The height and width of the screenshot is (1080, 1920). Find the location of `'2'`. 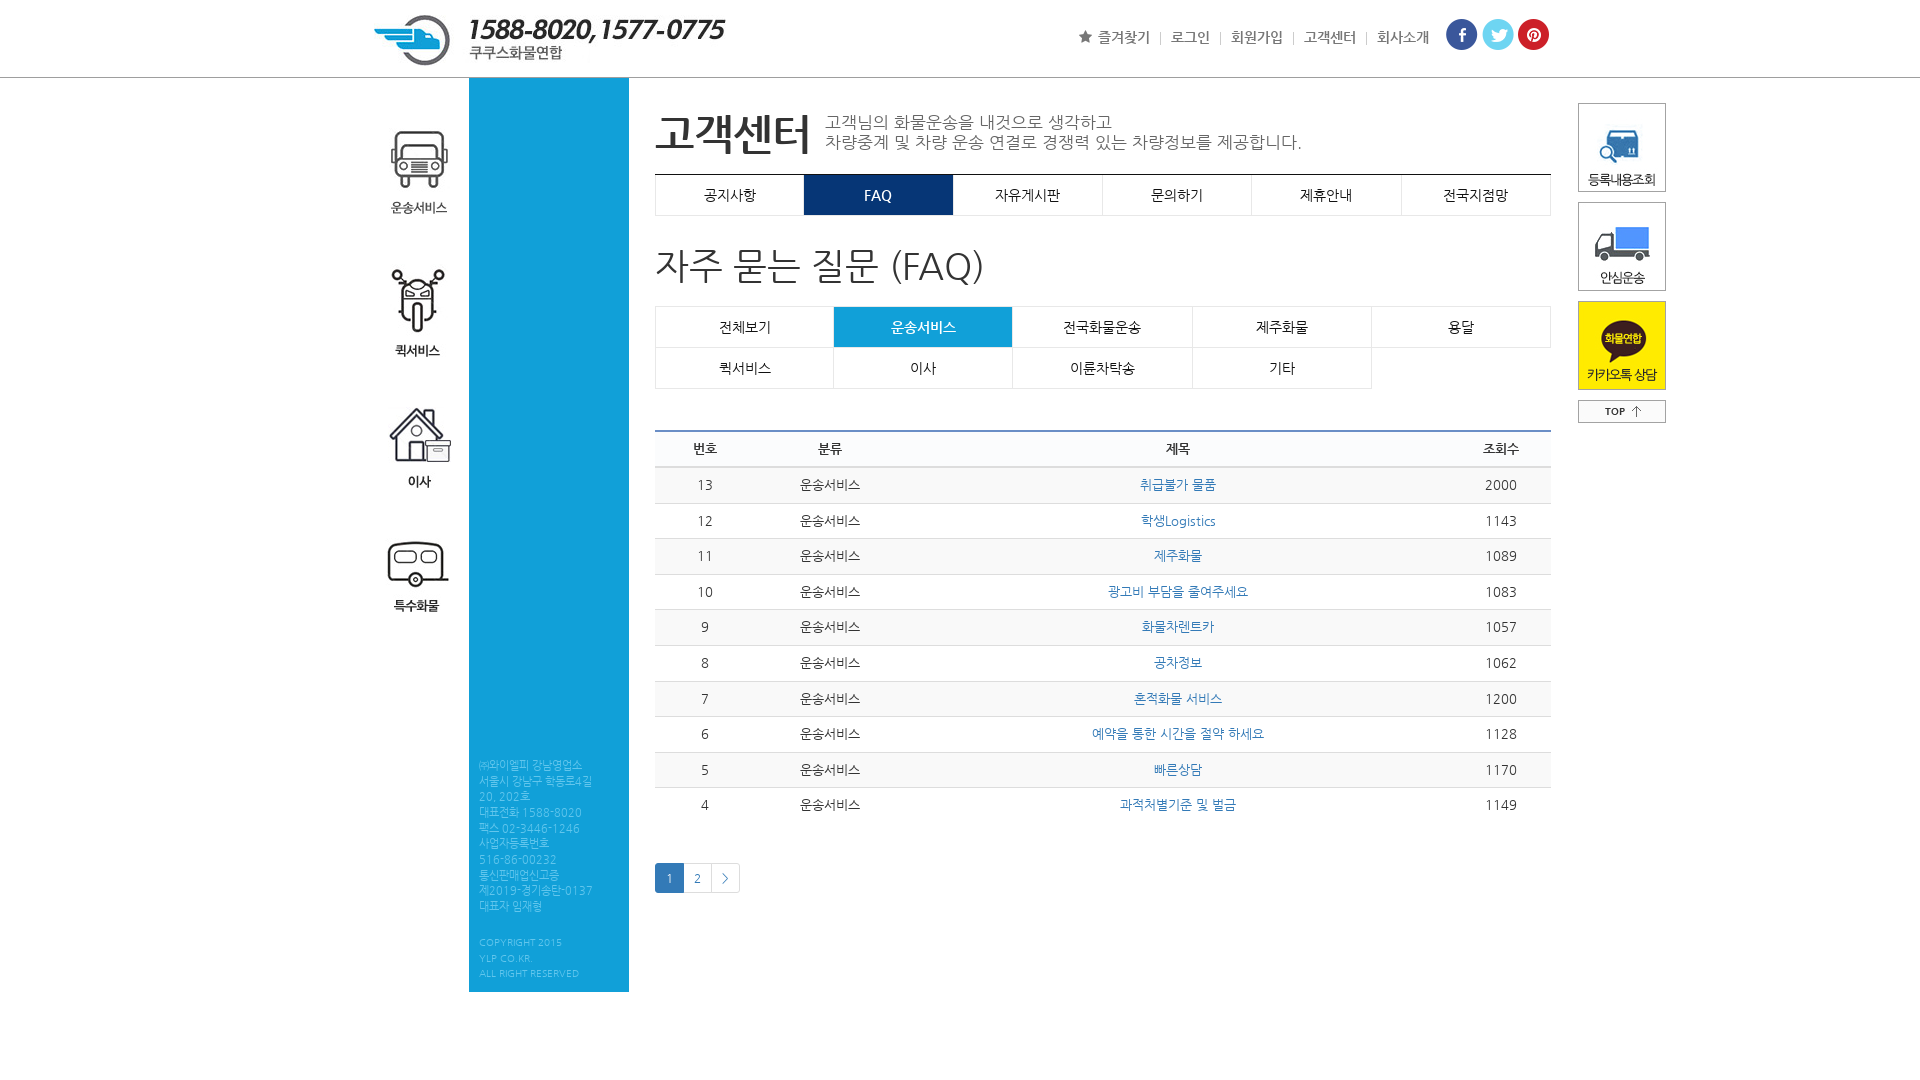

'2' is located at coordinates (697, 877).